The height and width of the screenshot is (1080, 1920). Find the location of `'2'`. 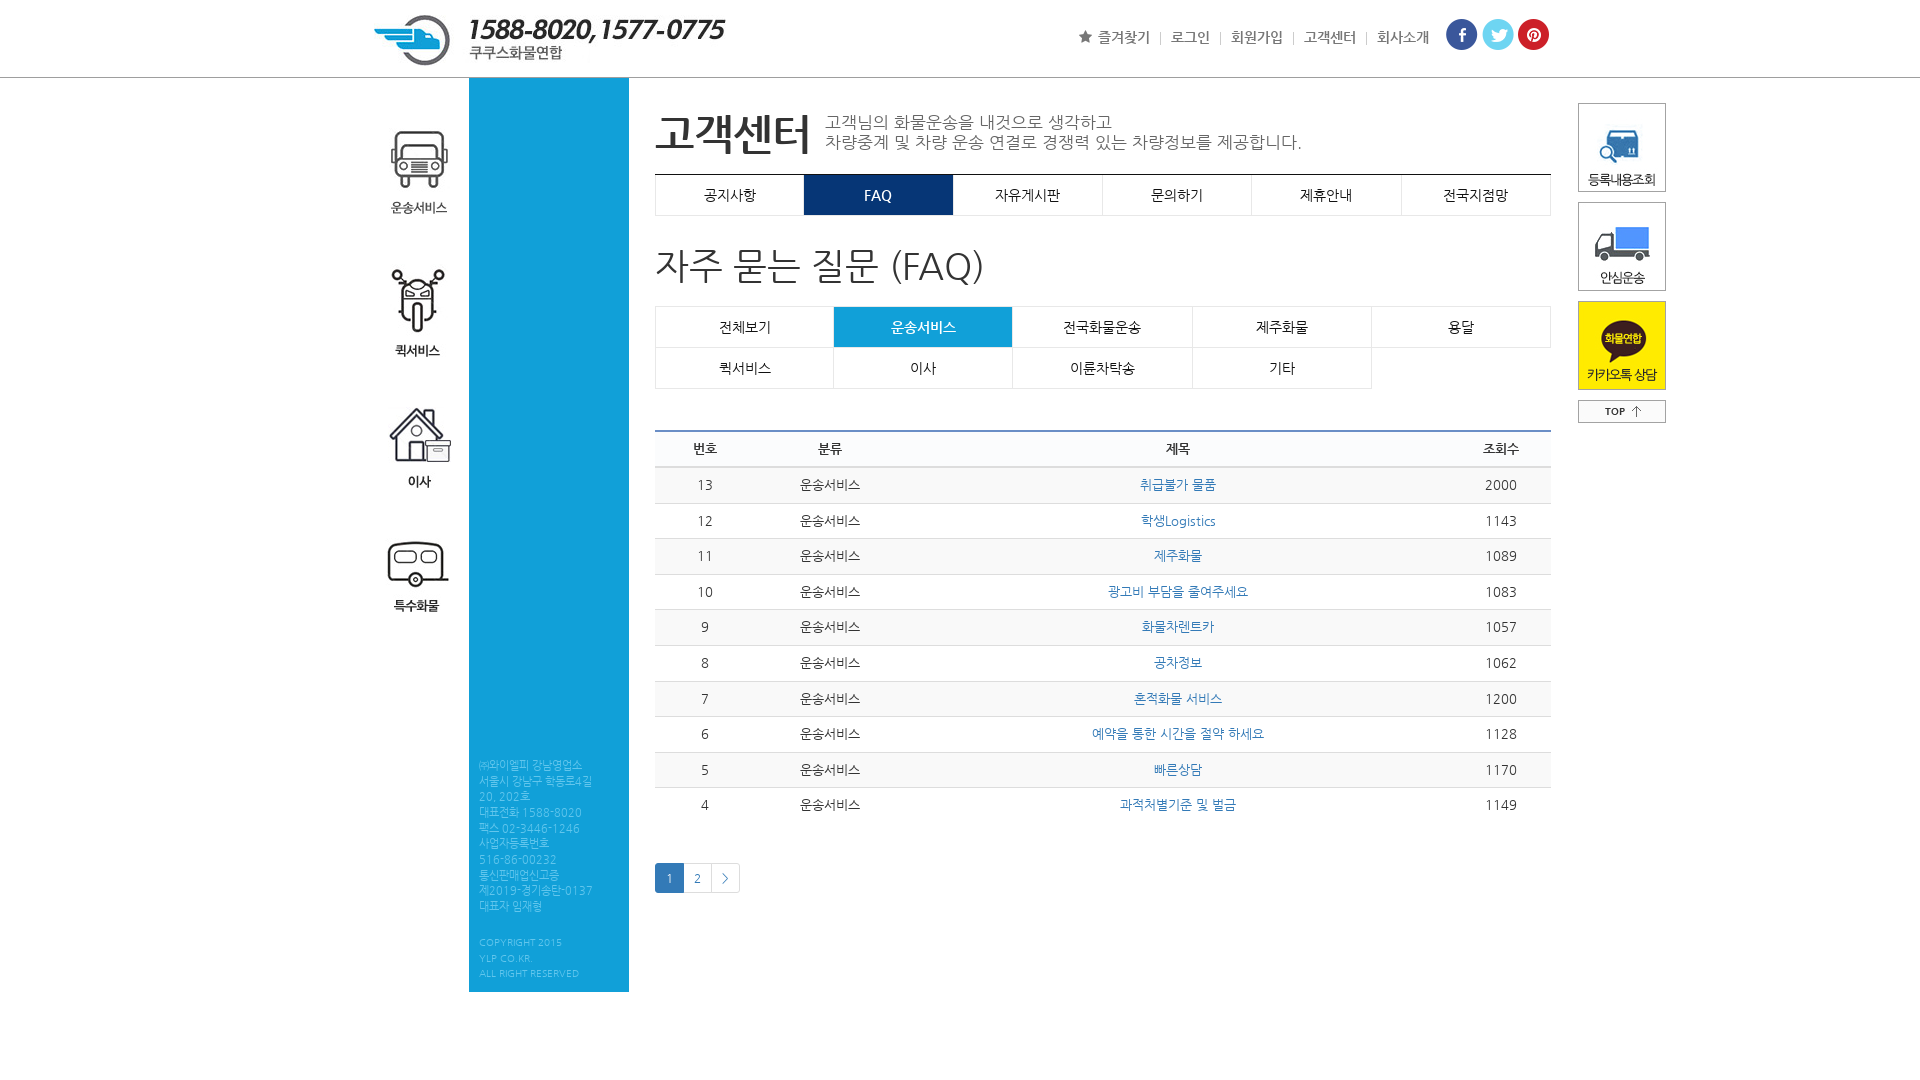

'2' is located at coordinates (697, 877).